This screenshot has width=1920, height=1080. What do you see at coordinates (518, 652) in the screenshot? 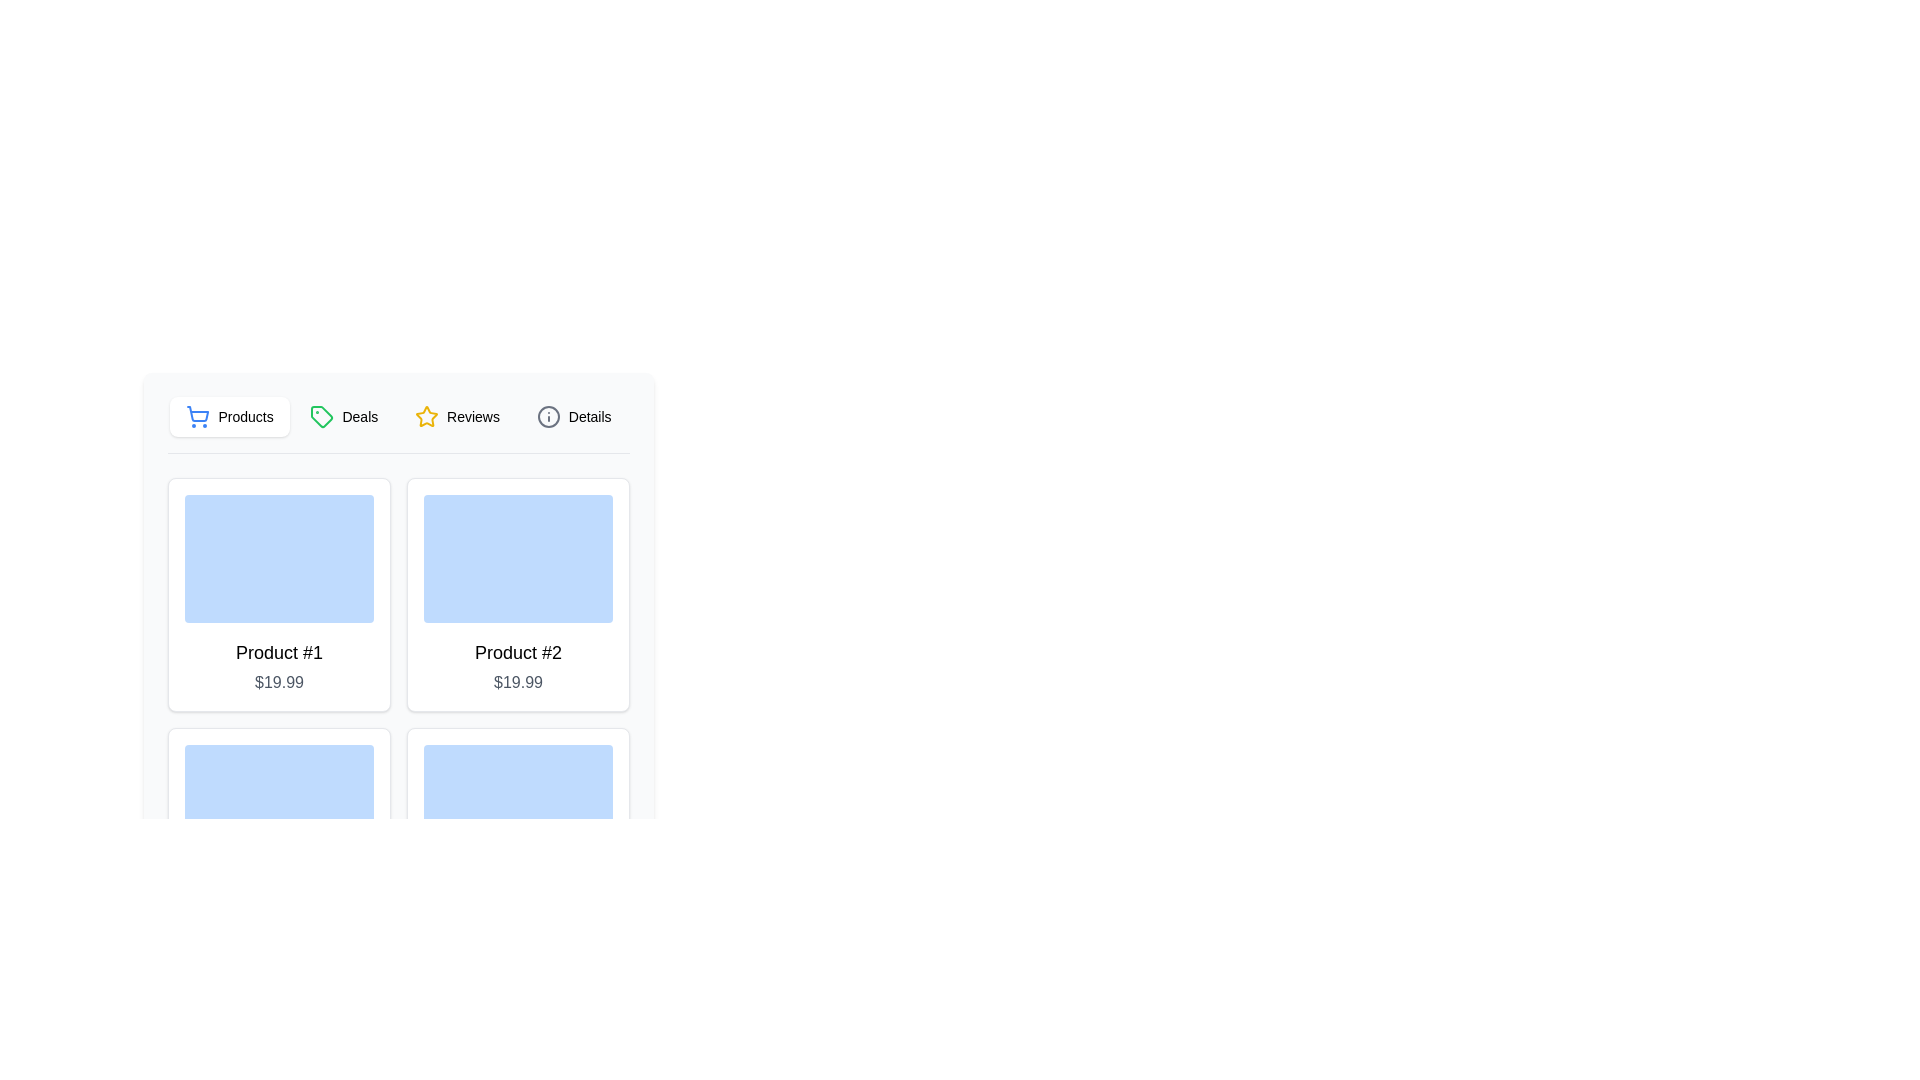
I see `text of the 'Product #2' label, which is a bold medium-sized text element located below a blue placeholder image and above the price '$19.99' in the second product card of the grid layout` at bounding box center [518, 652].